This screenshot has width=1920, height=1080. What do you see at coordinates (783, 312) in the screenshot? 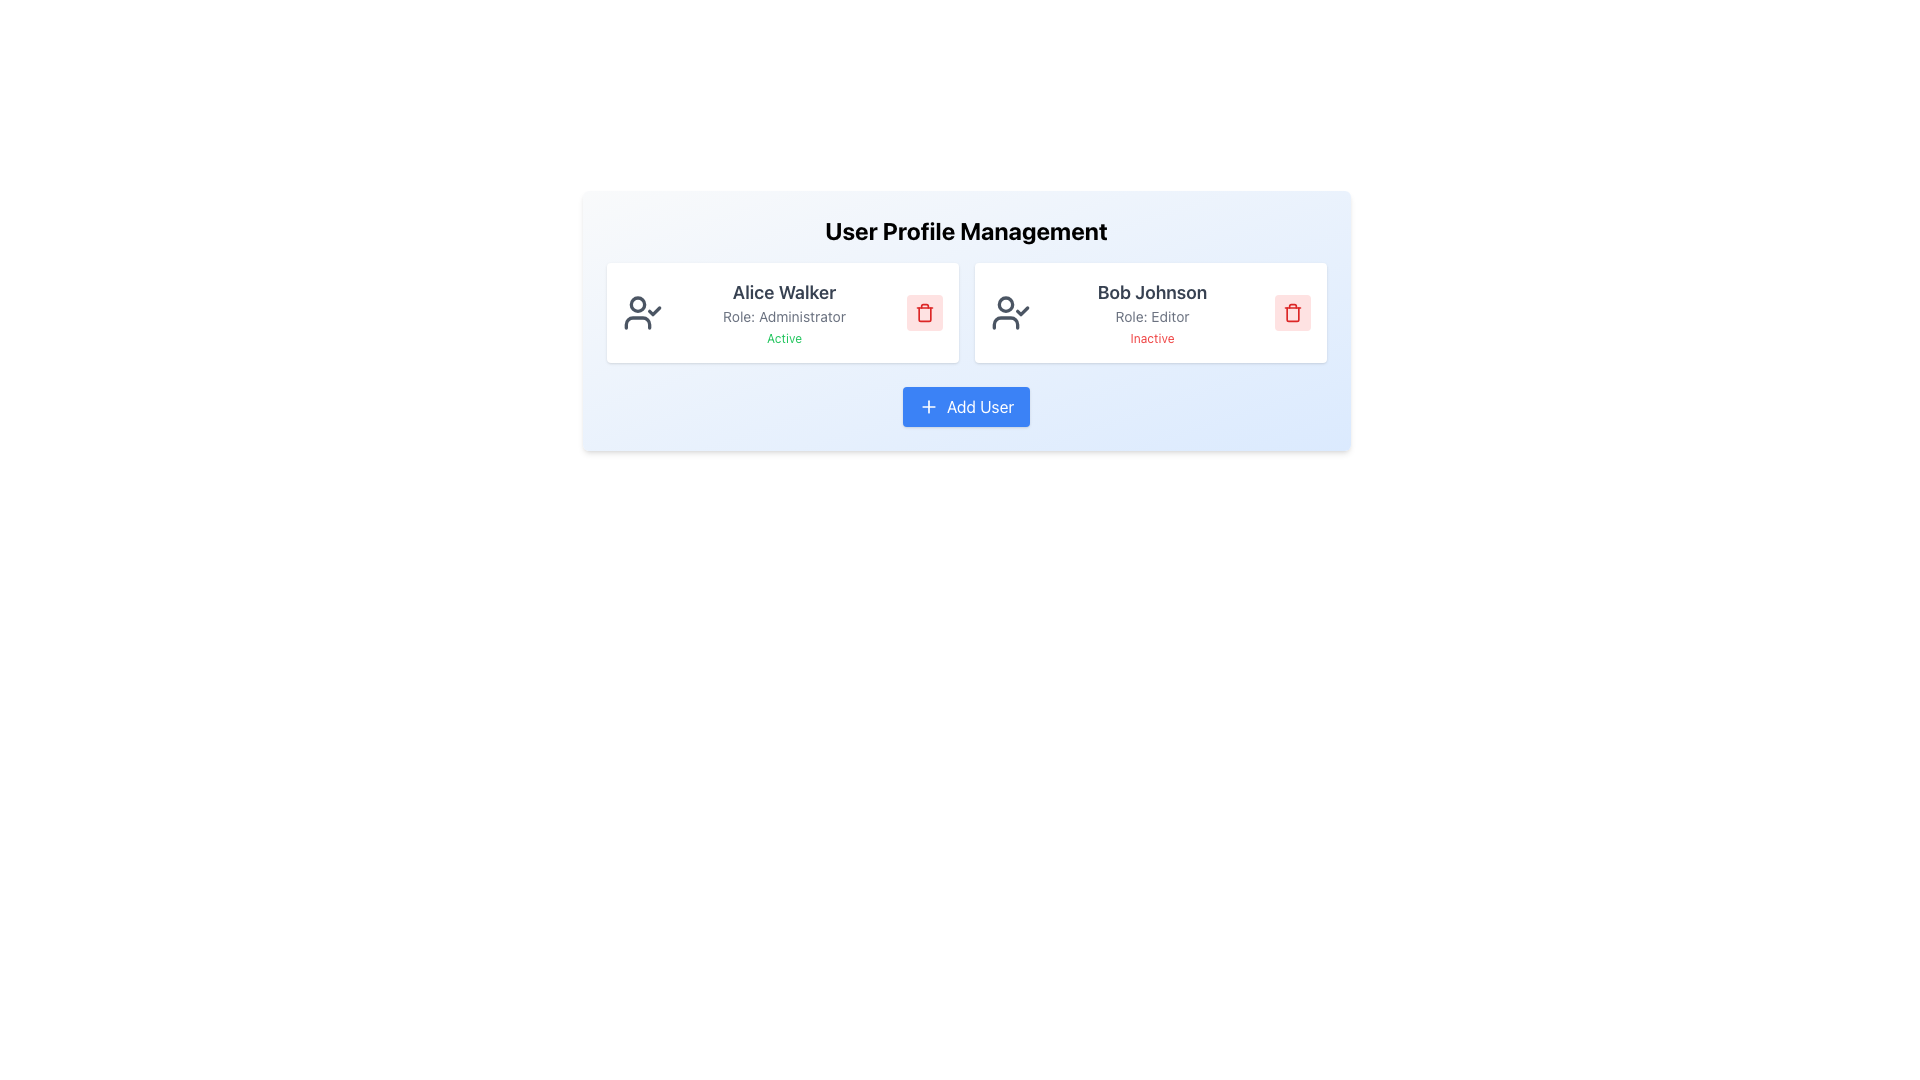
I see `on the user entry card content that summarizes a user's profile, located in the left user profile card in the User Profile Management panel` at bounding box center [783, 312].